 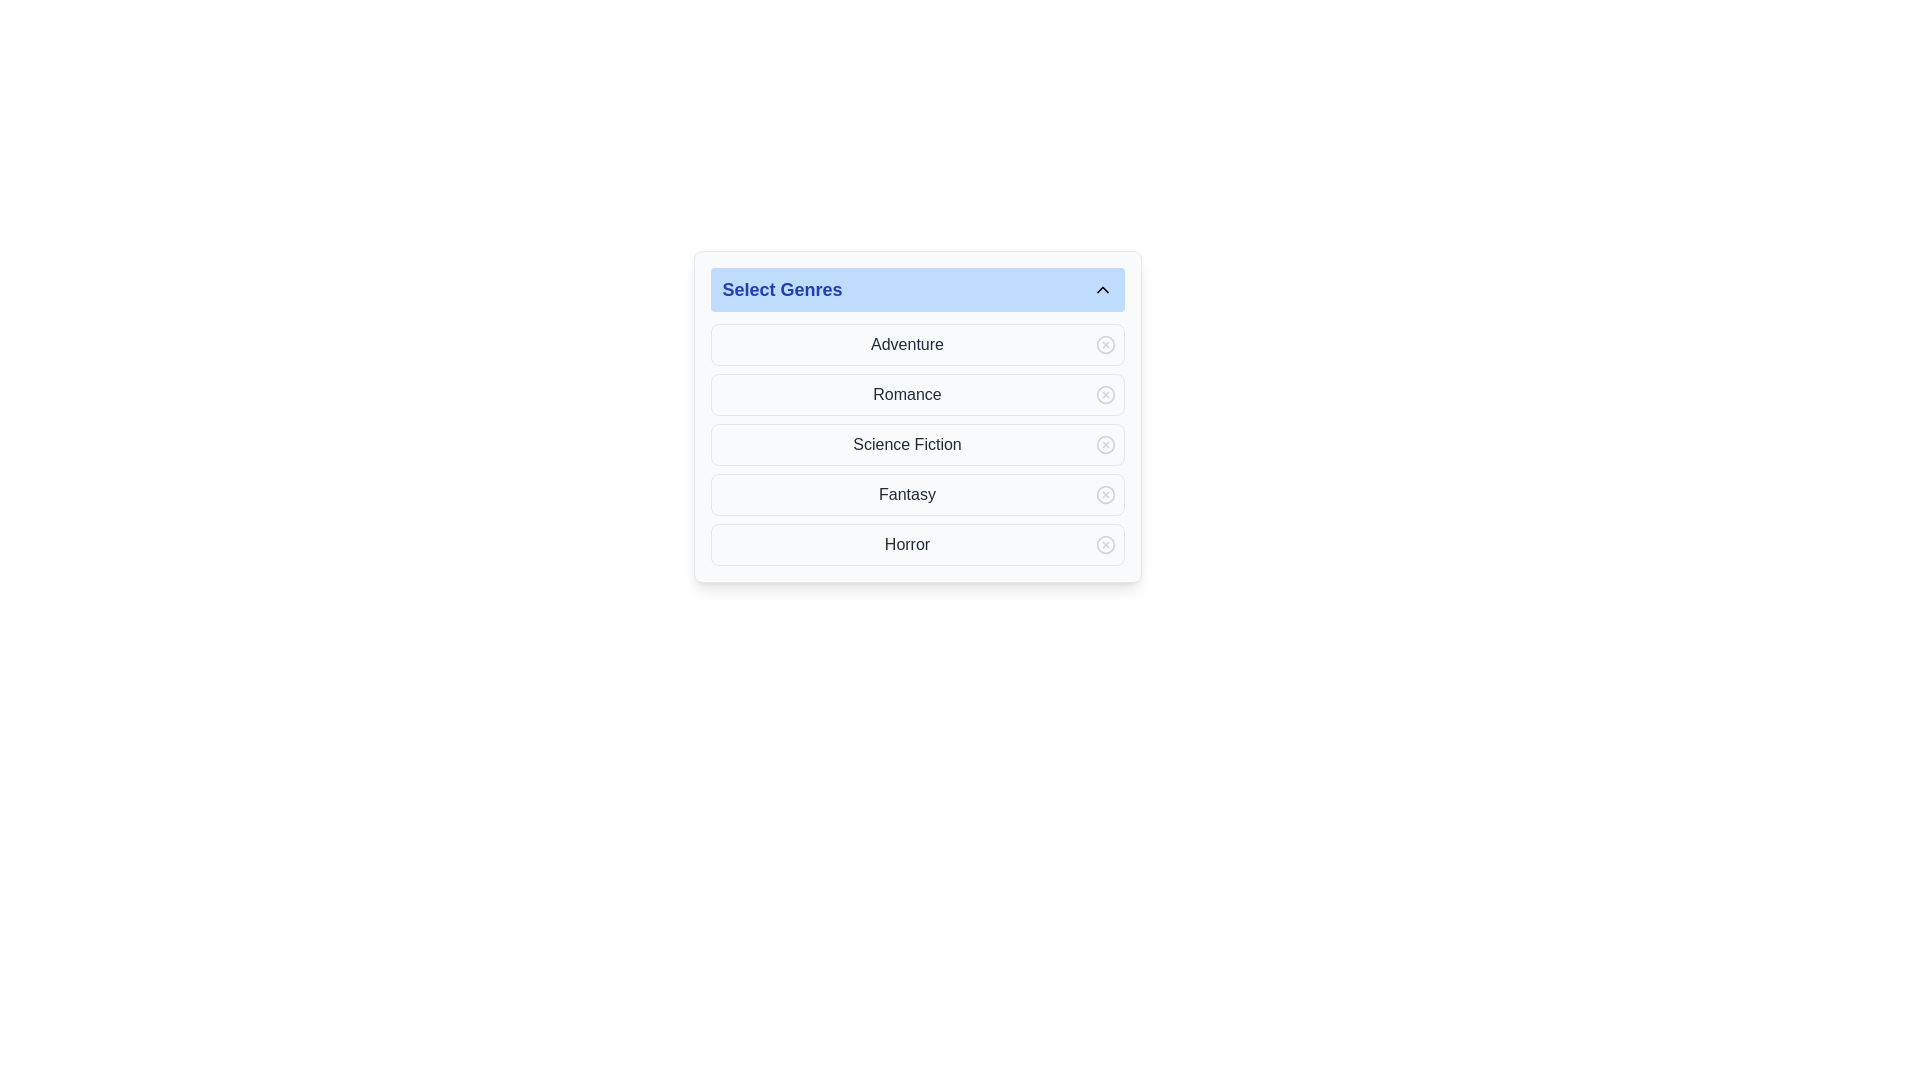 I want to click on the icon that represents deselecting or clearing the 'Horror' genre, located at the far right of the row labeled 'Horror', so click(x=1104, y=544).